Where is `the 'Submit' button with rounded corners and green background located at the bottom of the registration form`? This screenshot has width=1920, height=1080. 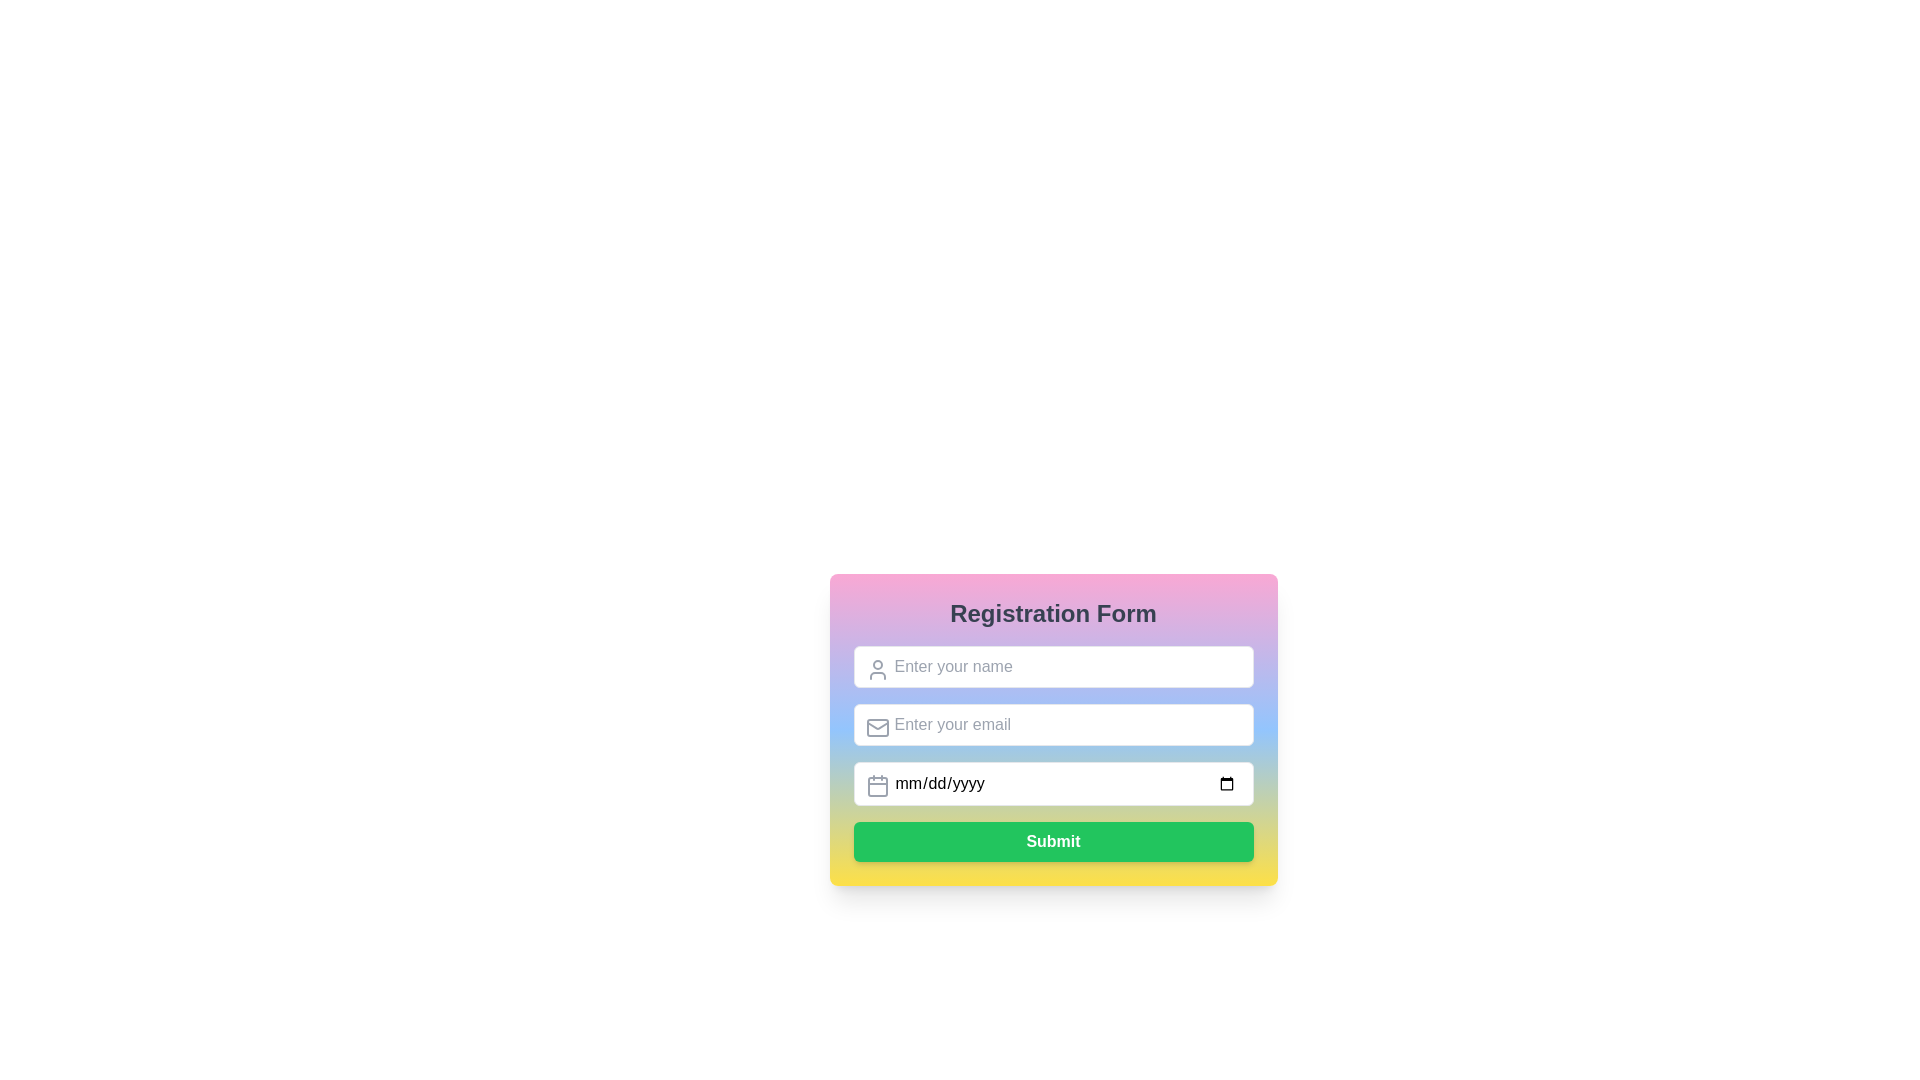 the 'Submit' button with rounded corners and green background located at the bottom of the registration form is located at coordinates (1052, 841).